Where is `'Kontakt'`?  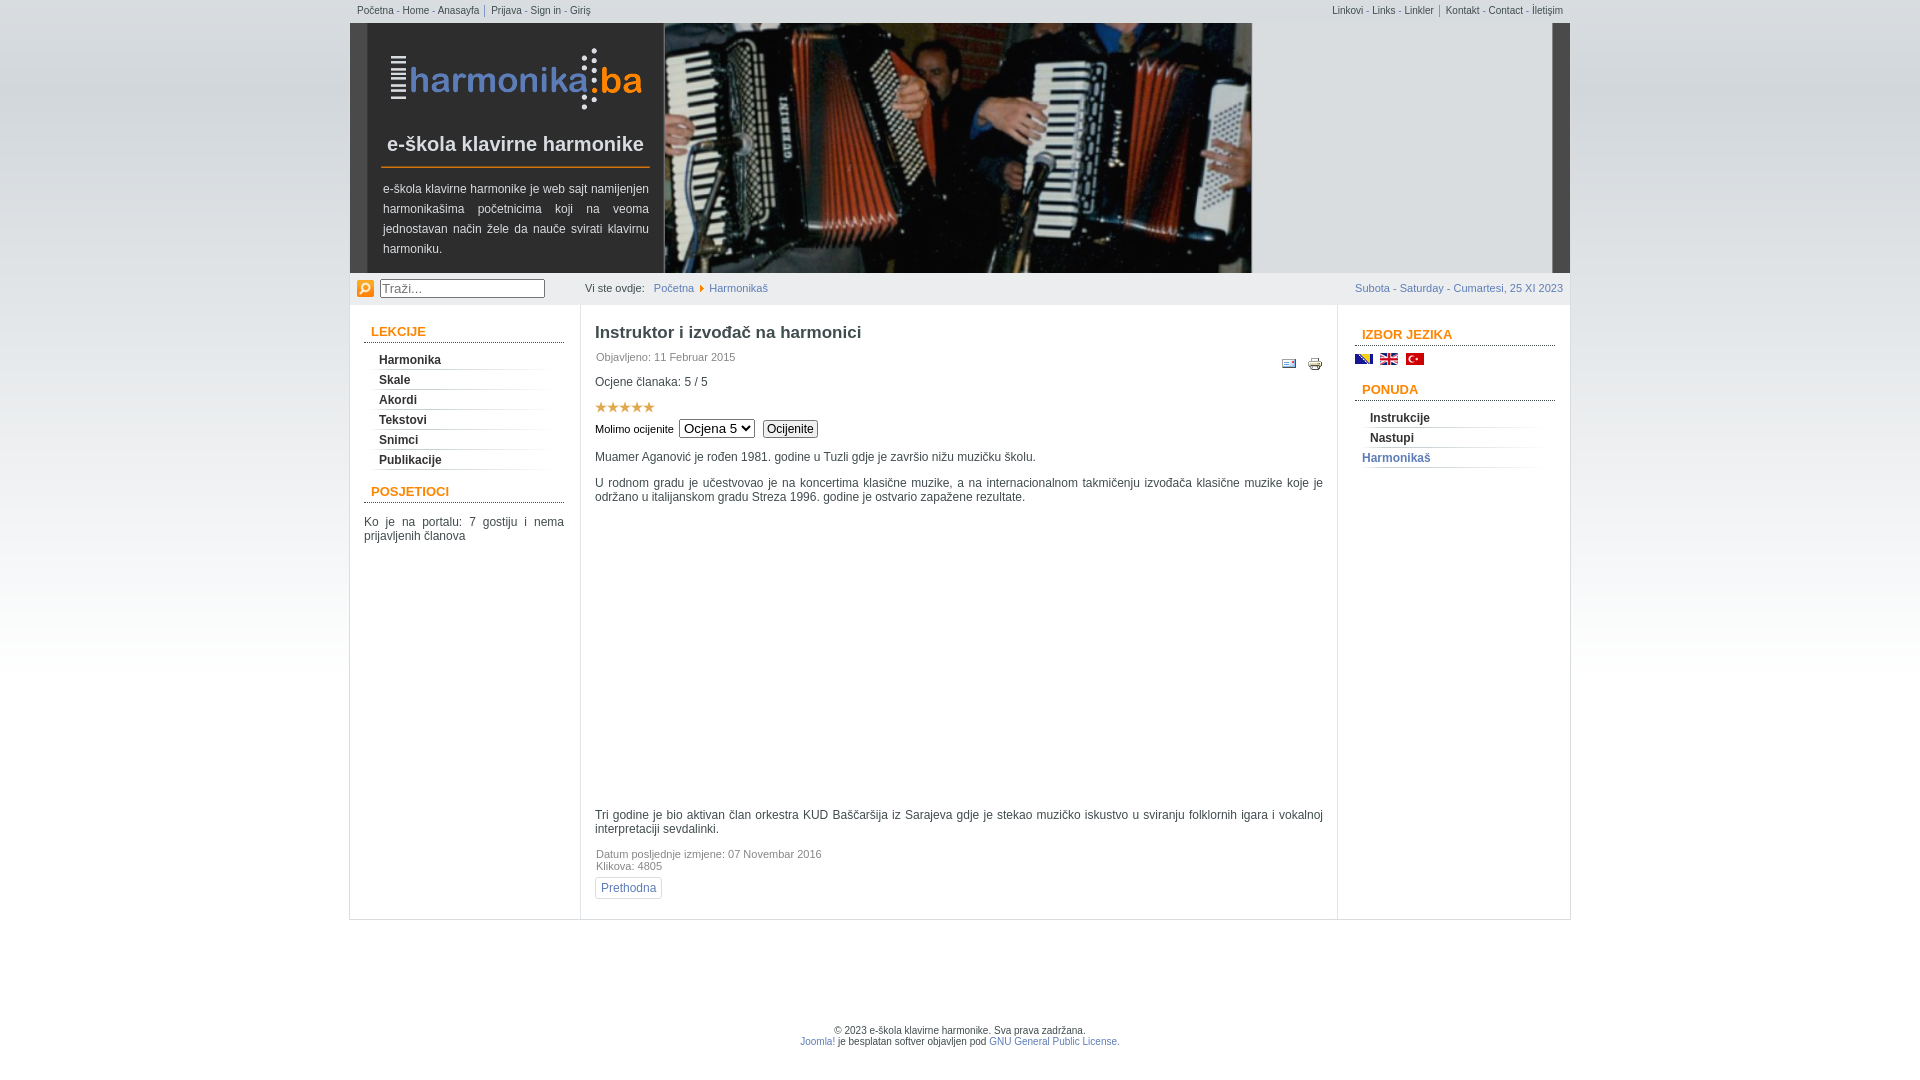 'Kontakt' is located at coordinates (1463, 10).